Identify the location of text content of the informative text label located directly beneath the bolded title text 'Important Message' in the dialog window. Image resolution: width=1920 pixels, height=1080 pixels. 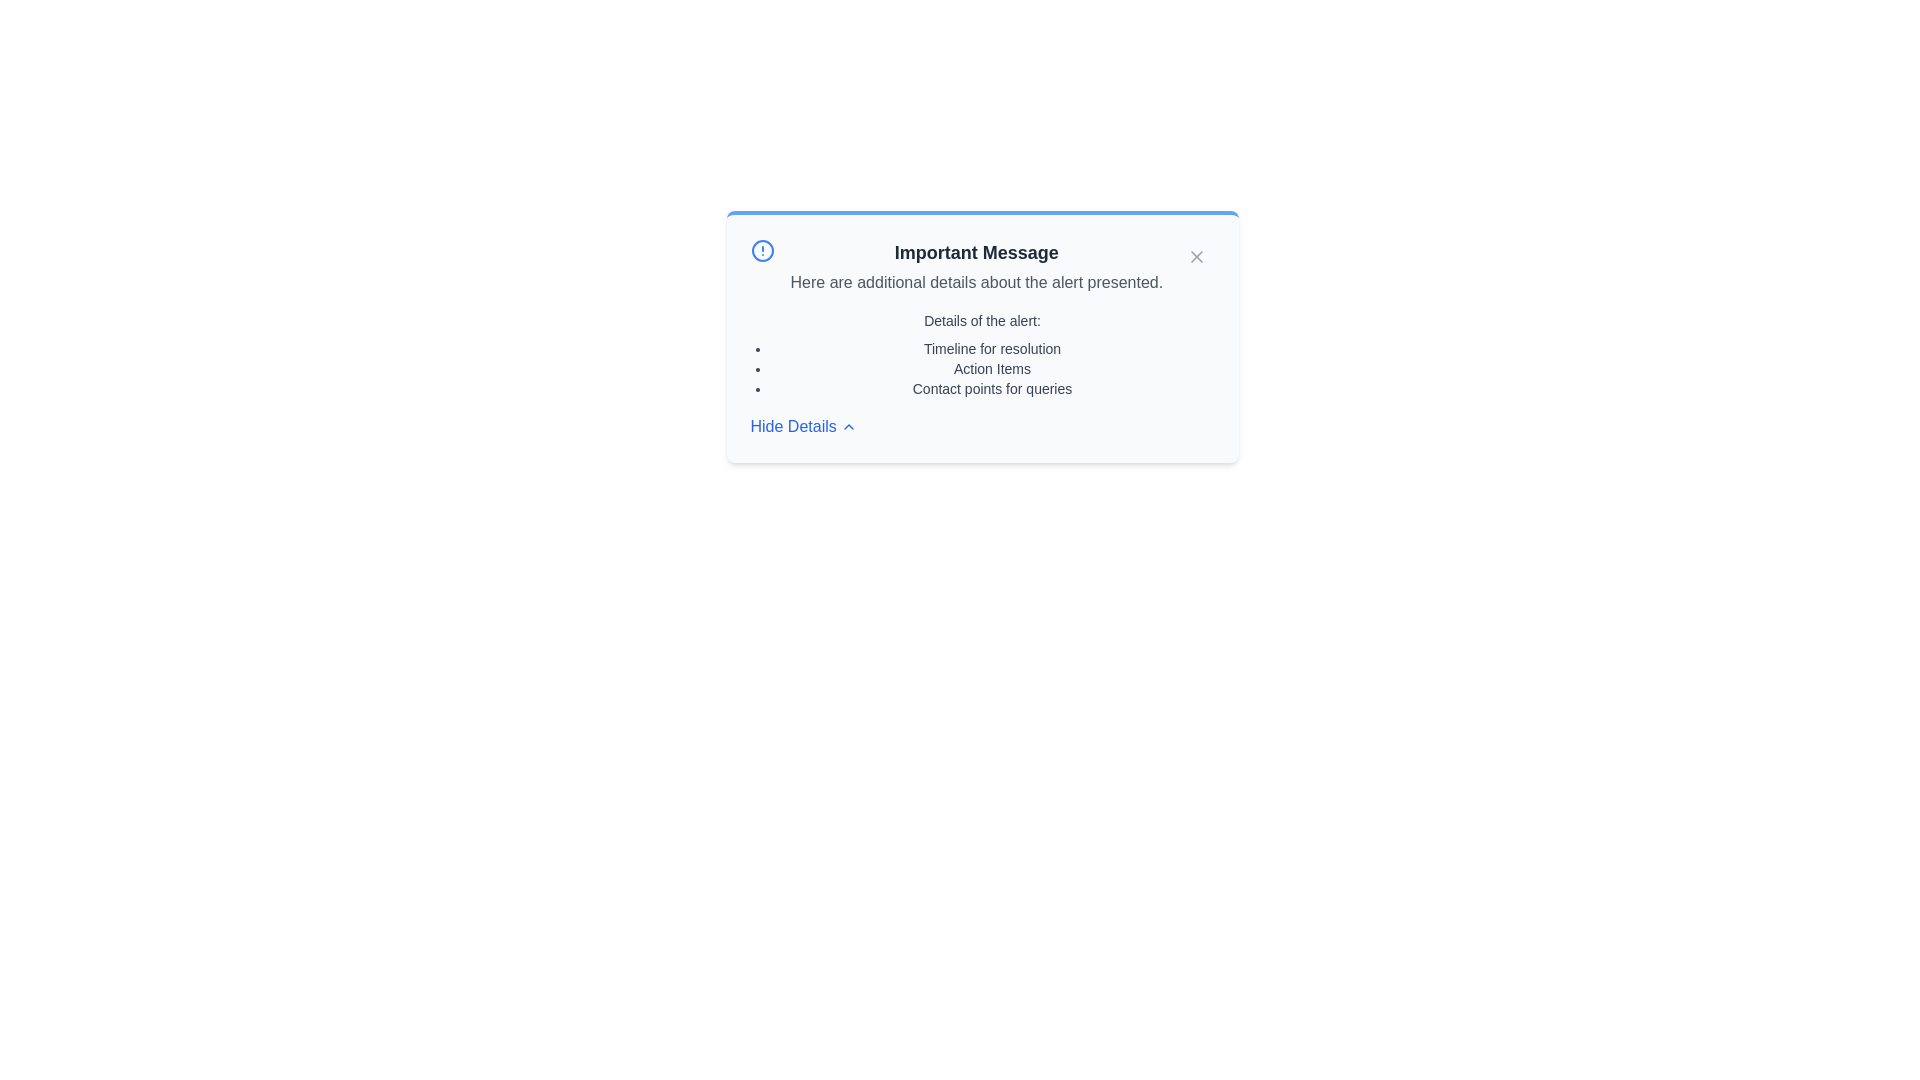
(976, 282).